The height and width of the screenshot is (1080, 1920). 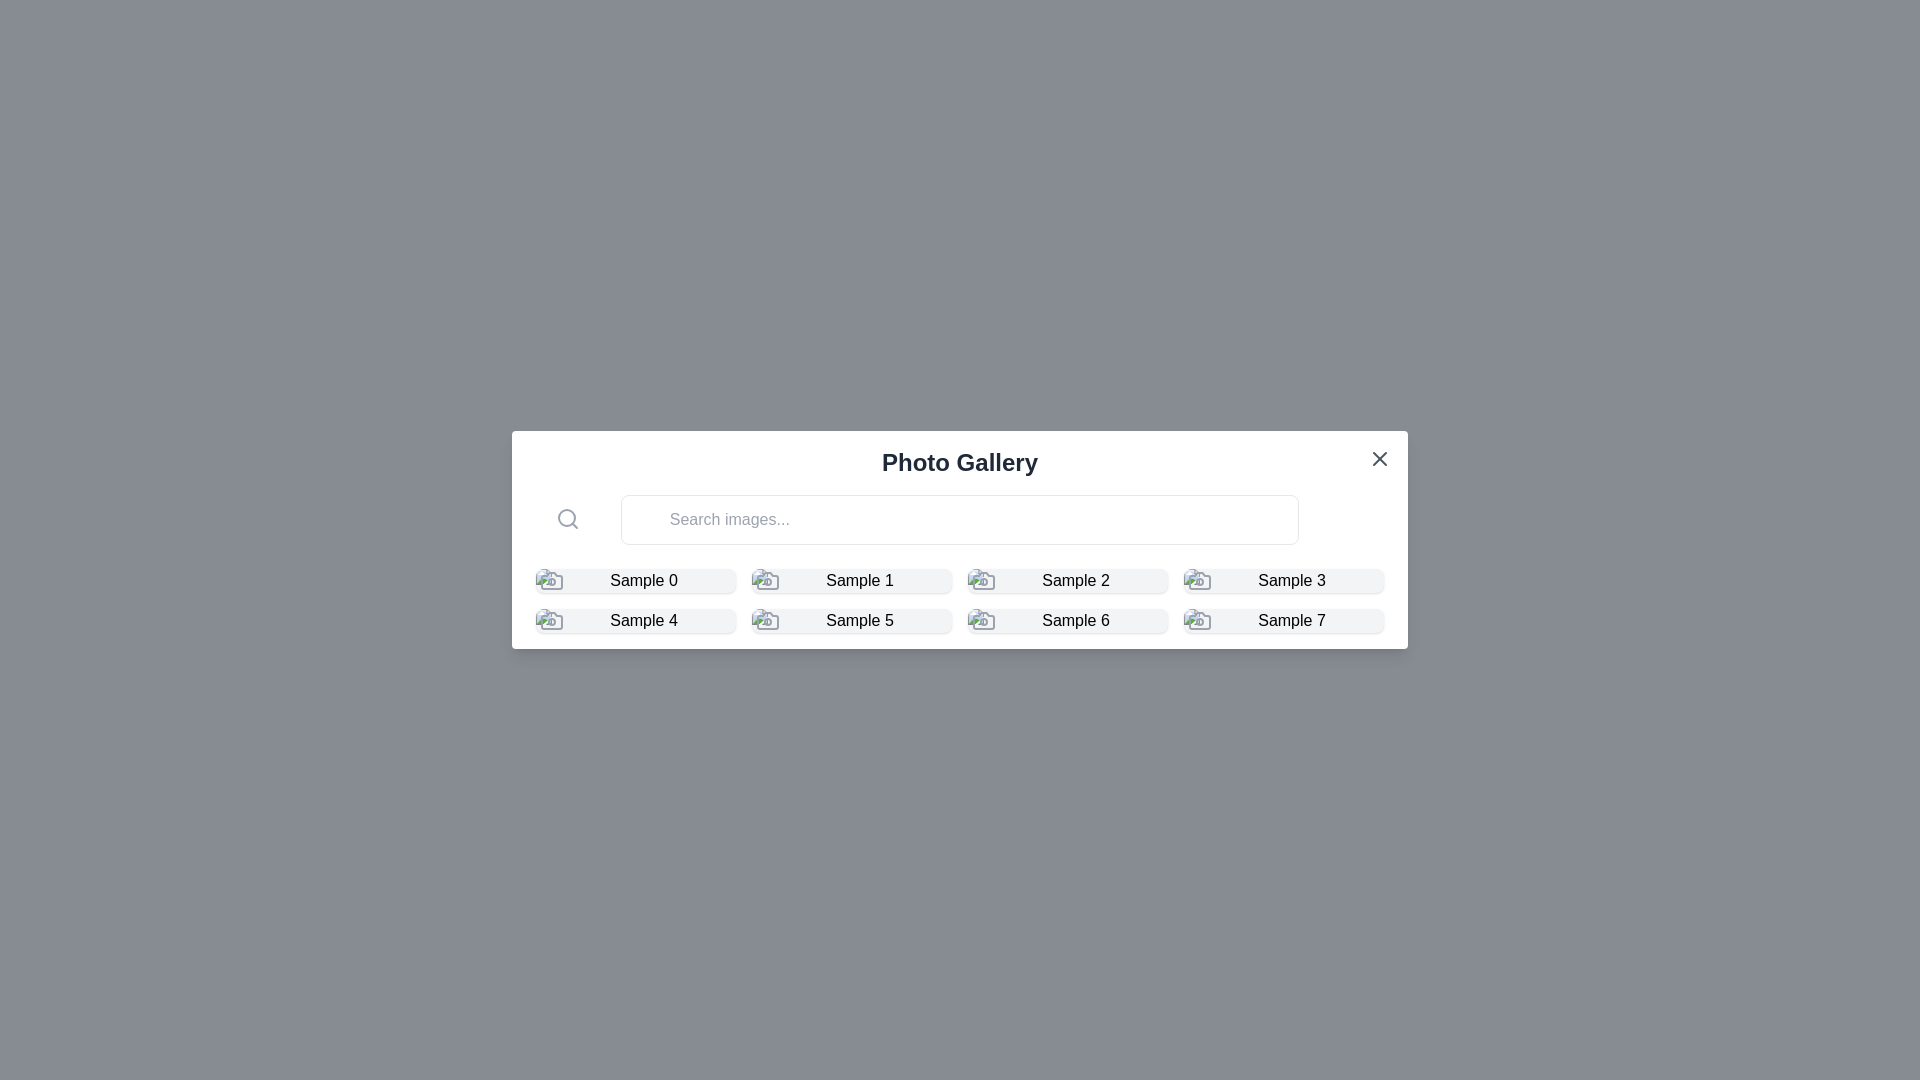 I want to click on the outer portion of the camera icon in the gallery item adjacent to 'Sample 0', so click(x=552, y=581).